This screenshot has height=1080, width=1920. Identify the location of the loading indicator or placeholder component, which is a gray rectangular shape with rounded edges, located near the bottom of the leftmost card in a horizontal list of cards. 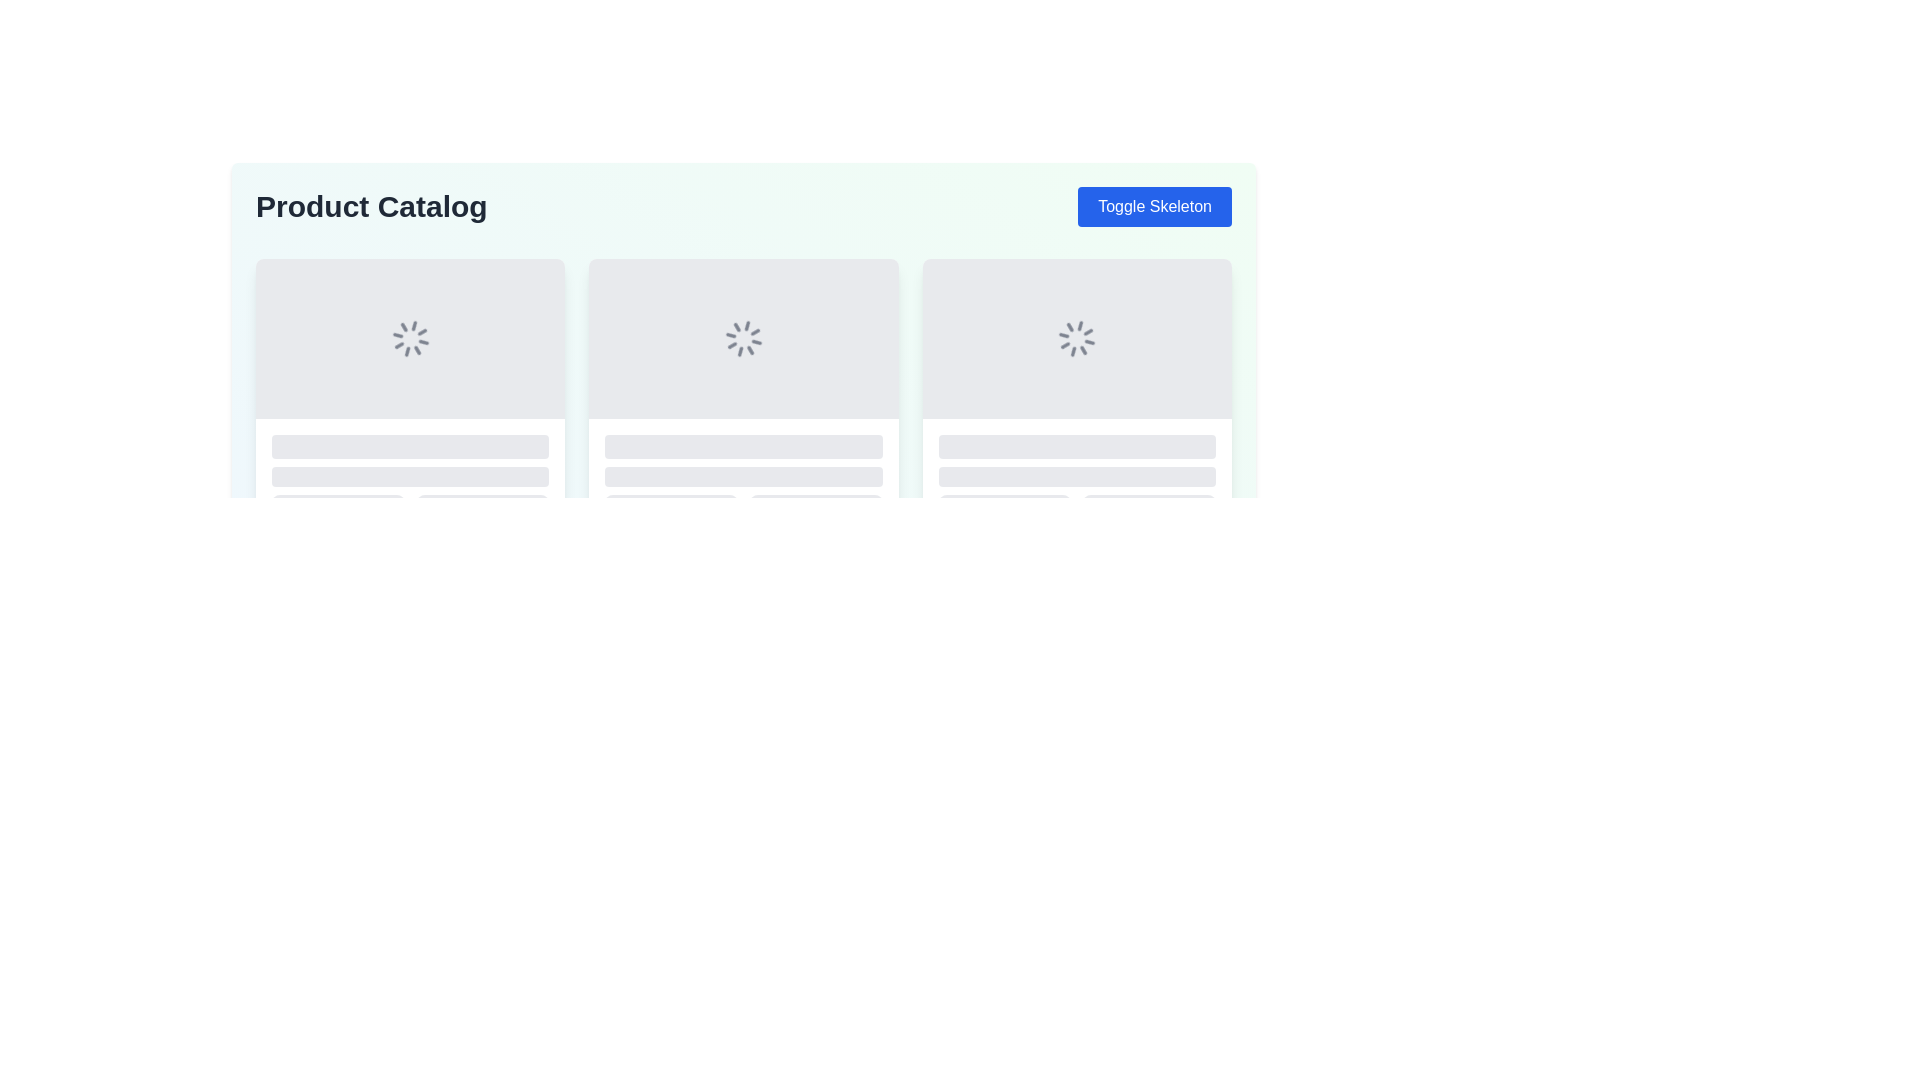
(338, 501).